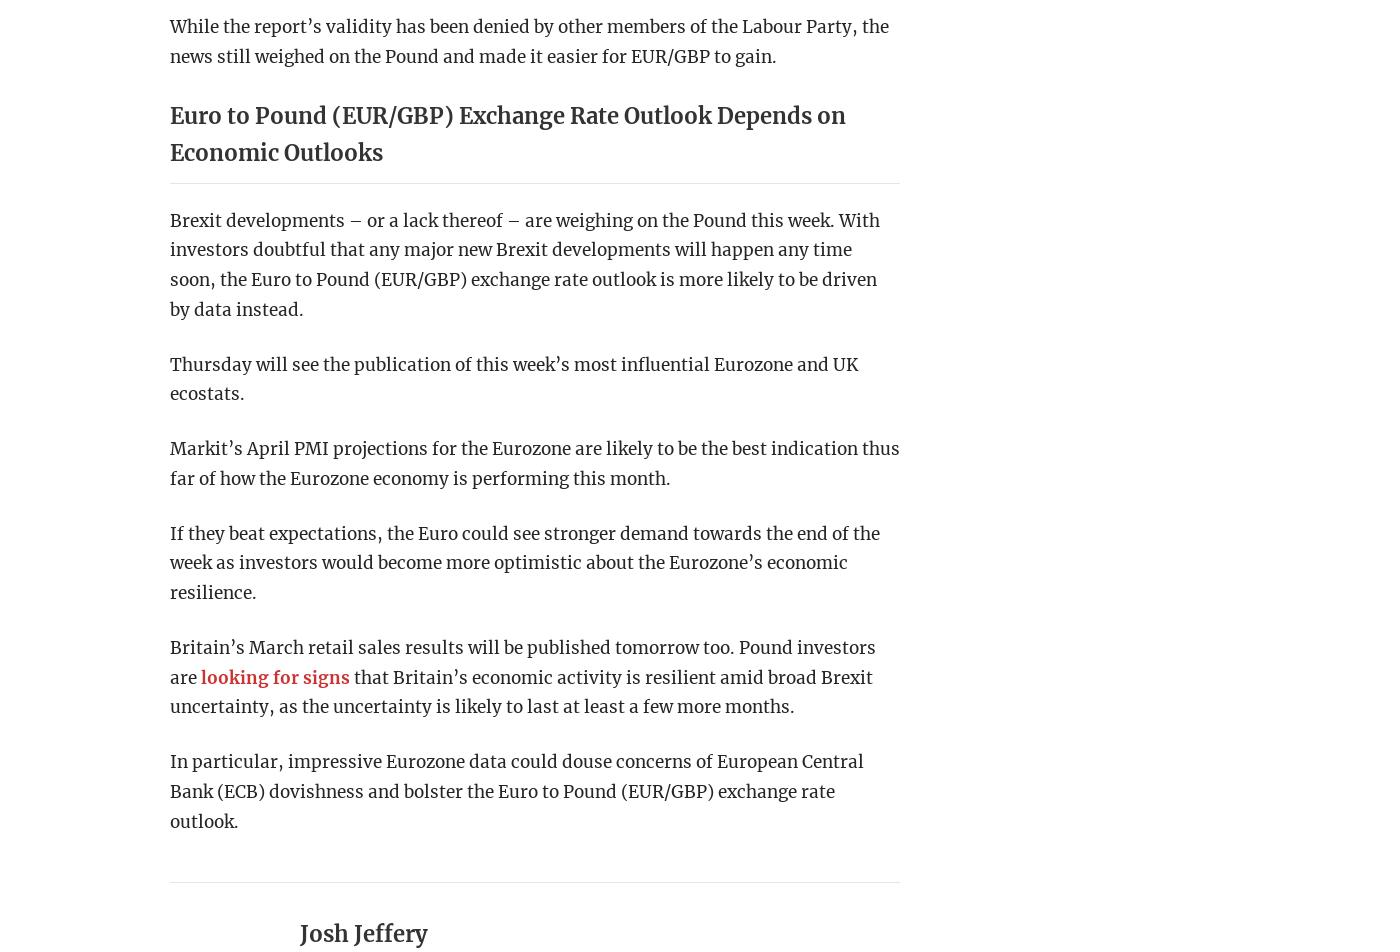  Describe the element at coordinates (525, 563) in the screenshot. I see `'If they beat expectations, the Euro could see stronger demand towards the end of the week as investors would become more optimistic about the Eurozone’s economic resilience.'` at that location.